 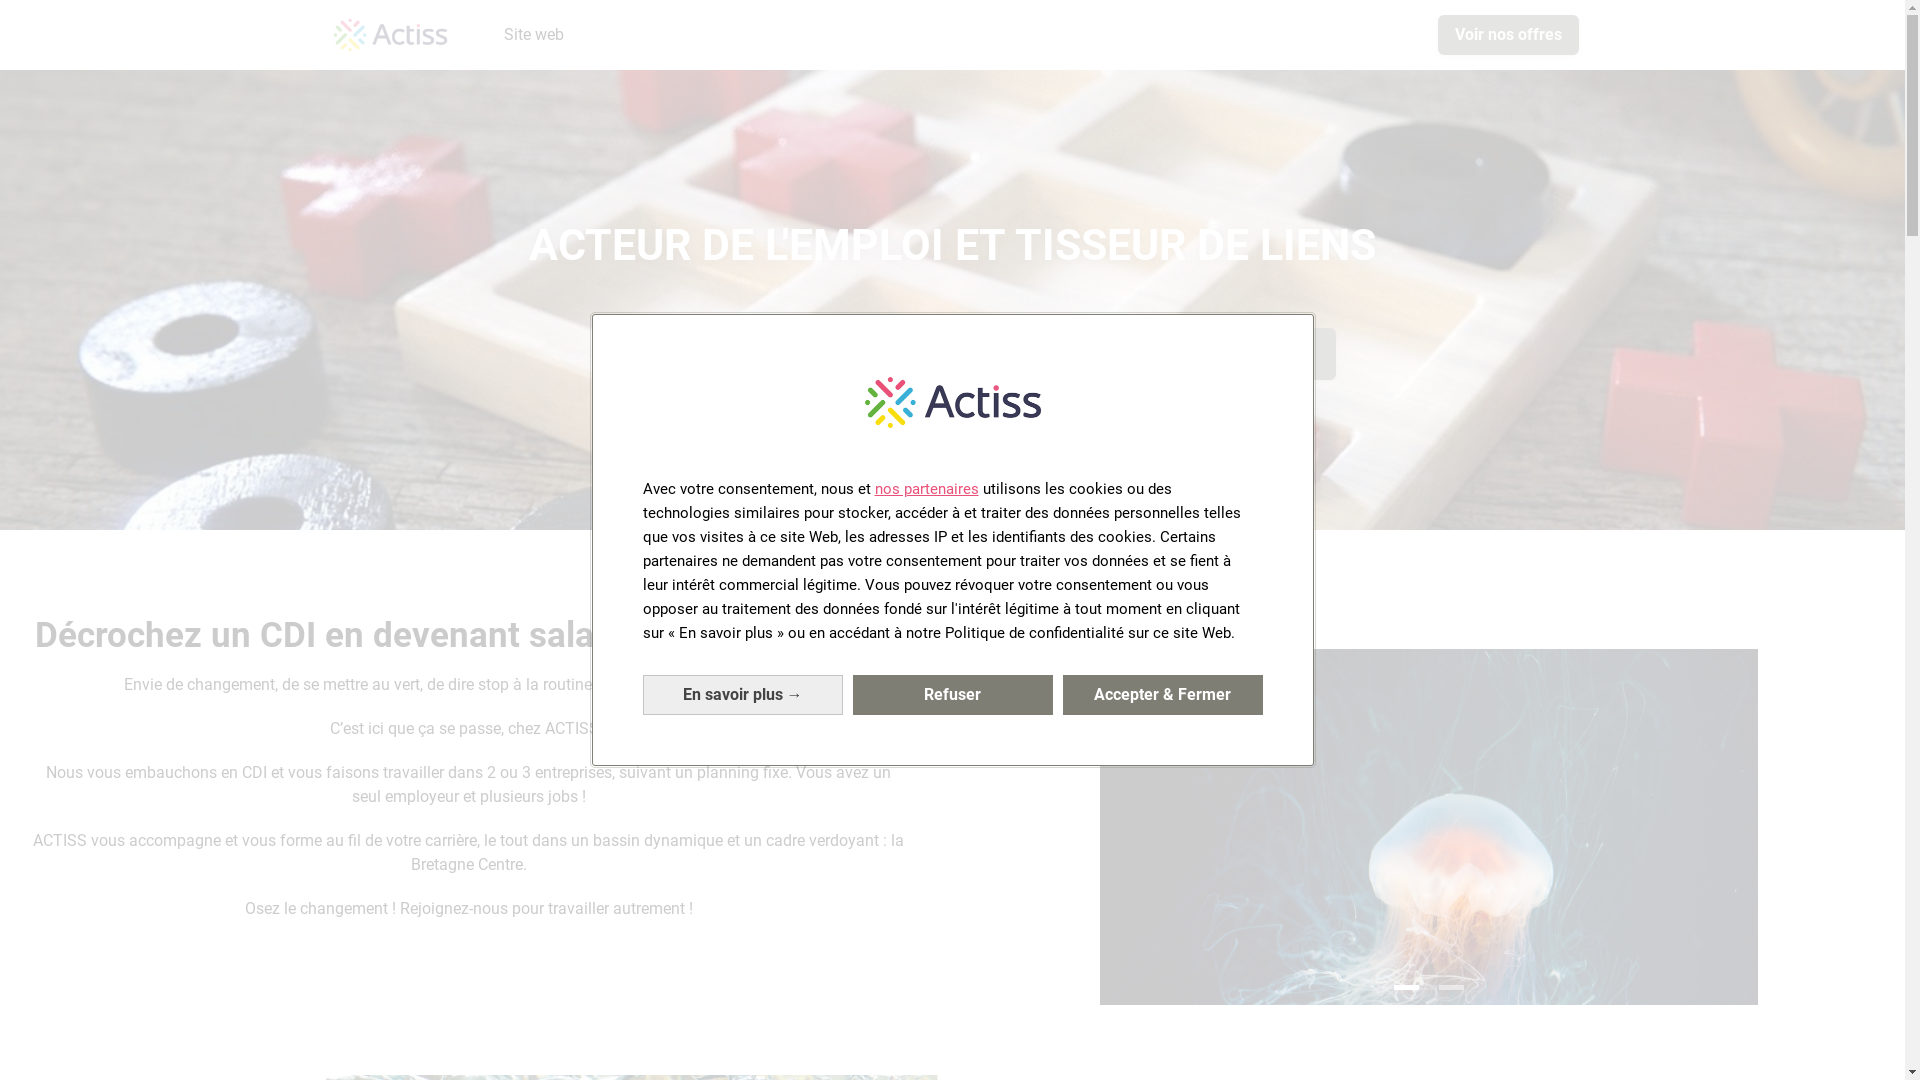 I want to click on 'Accepter & Fermer', so click(x=1060, y=693).